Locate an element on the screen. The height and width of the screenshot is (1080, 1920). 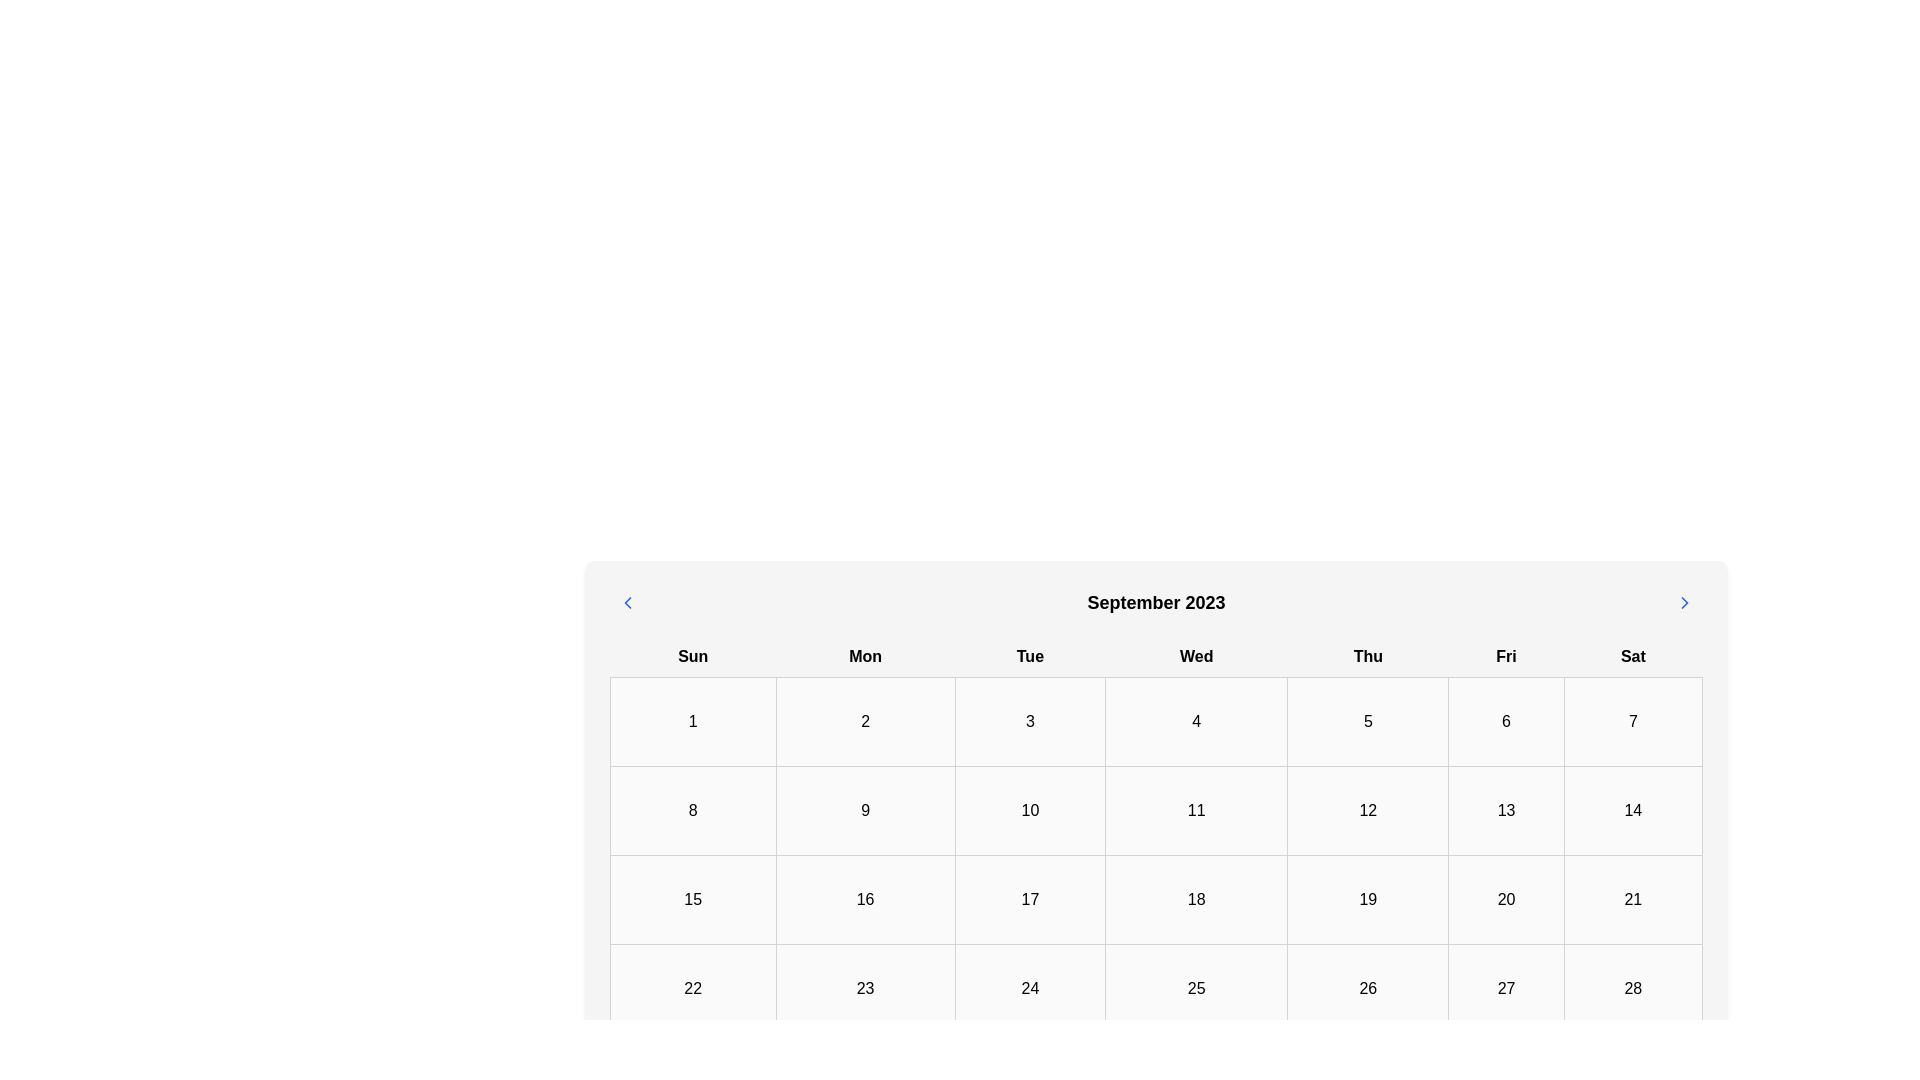
the calendar day button representing the sixth day in the row under the 'Fri' column, two rows from the bottom is located at coordinates (1506, 987).